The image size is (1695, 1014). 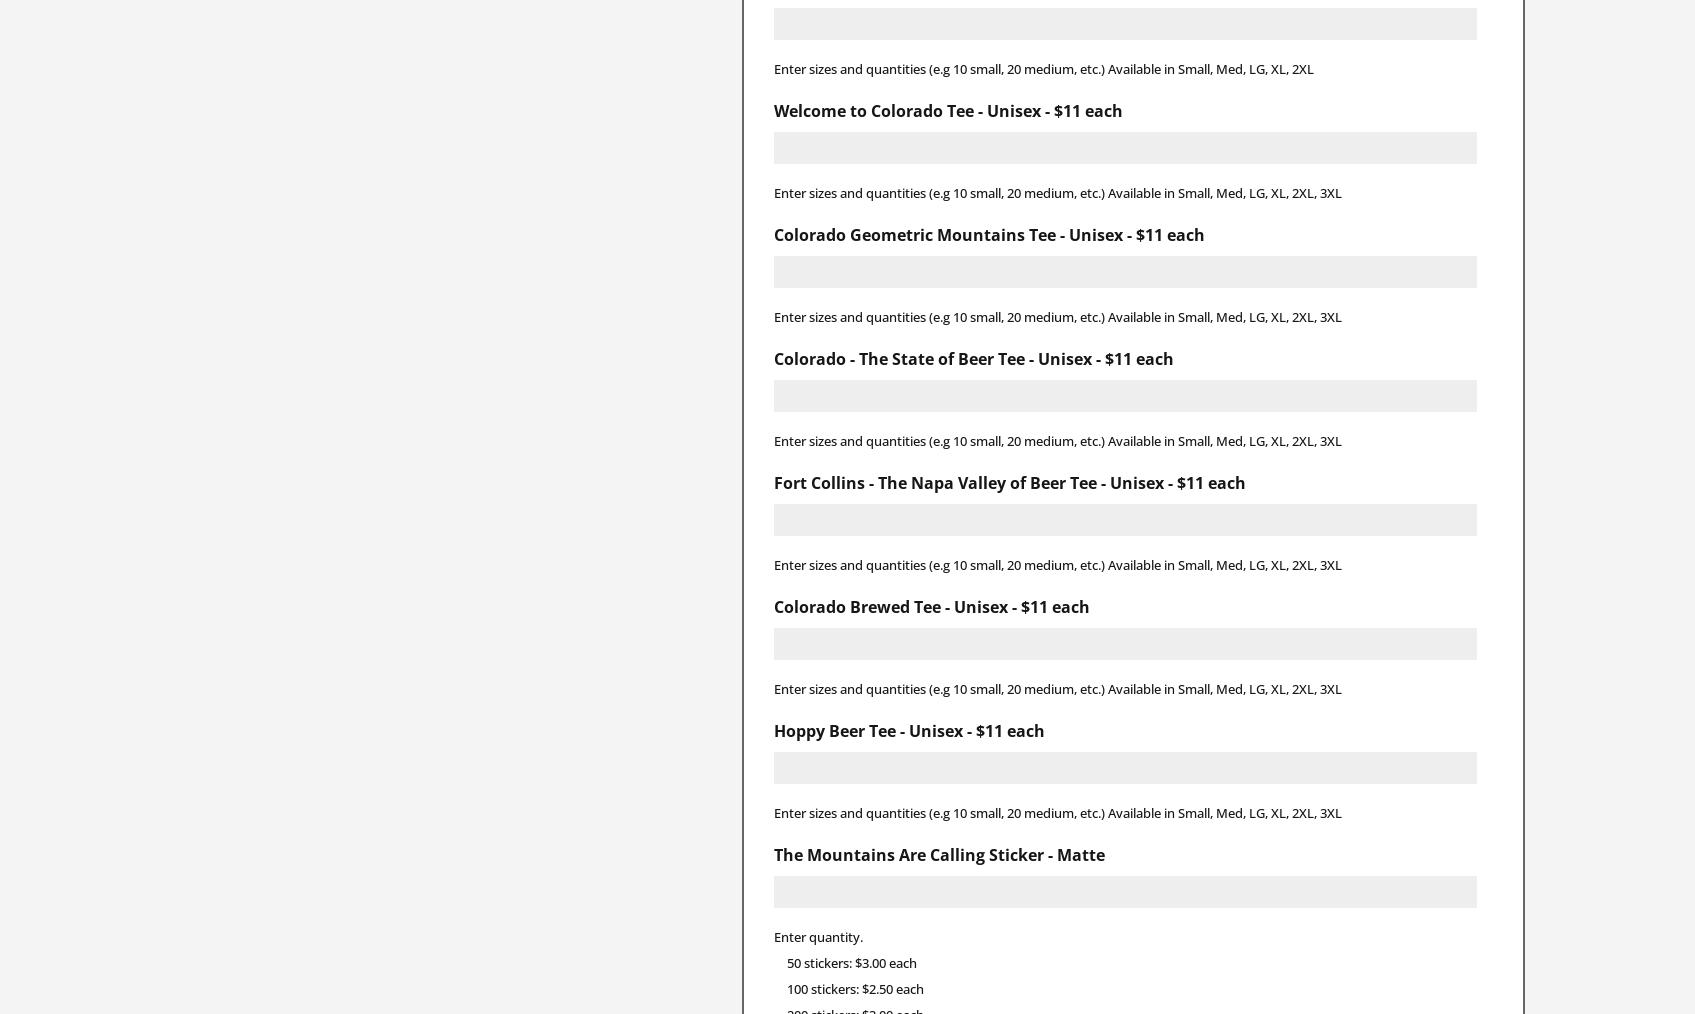 What do you see at coordinates (817, 936) in the screenshot?
I see `'Enter quantity.'` at bounding box center [817, 936].